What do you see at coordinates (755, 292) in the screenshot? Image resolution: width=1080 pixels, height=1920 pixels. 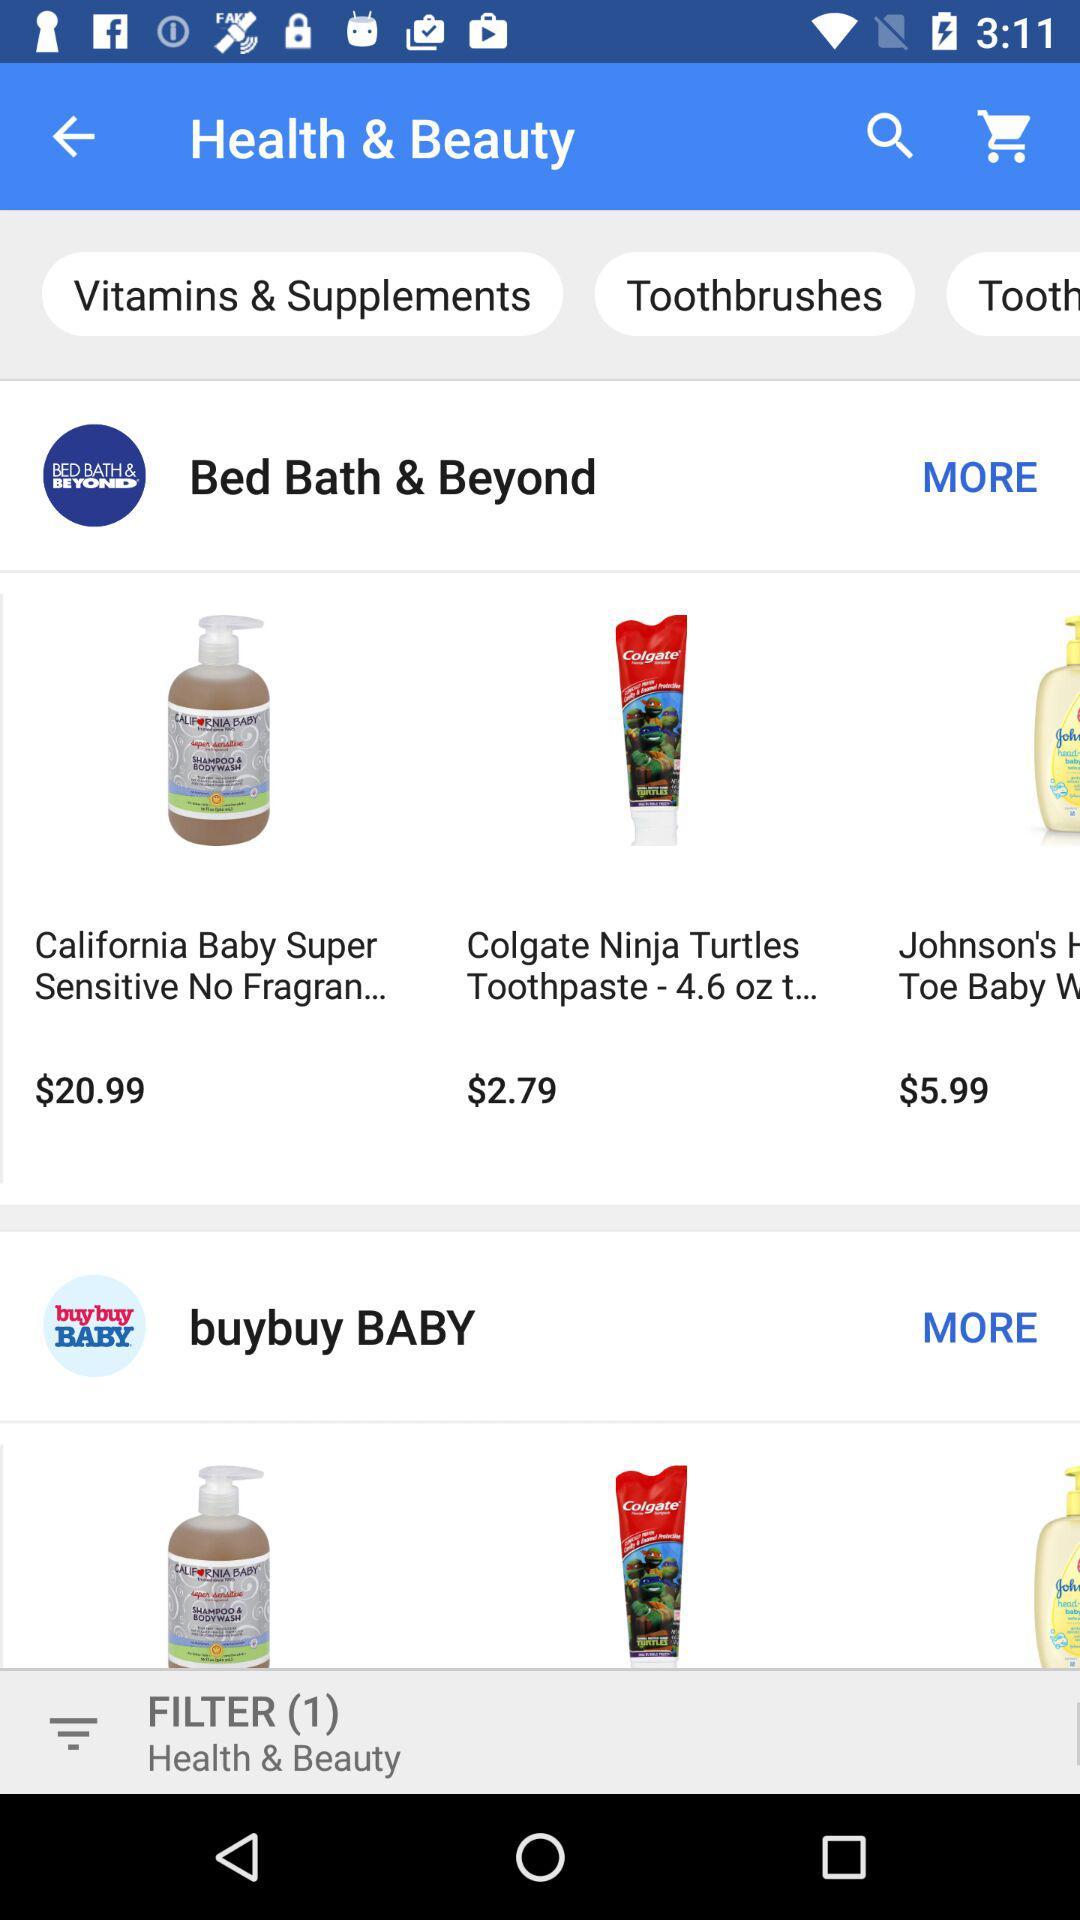 I see `the text next to vitaminssupplements` at bounding box center [755, 292].